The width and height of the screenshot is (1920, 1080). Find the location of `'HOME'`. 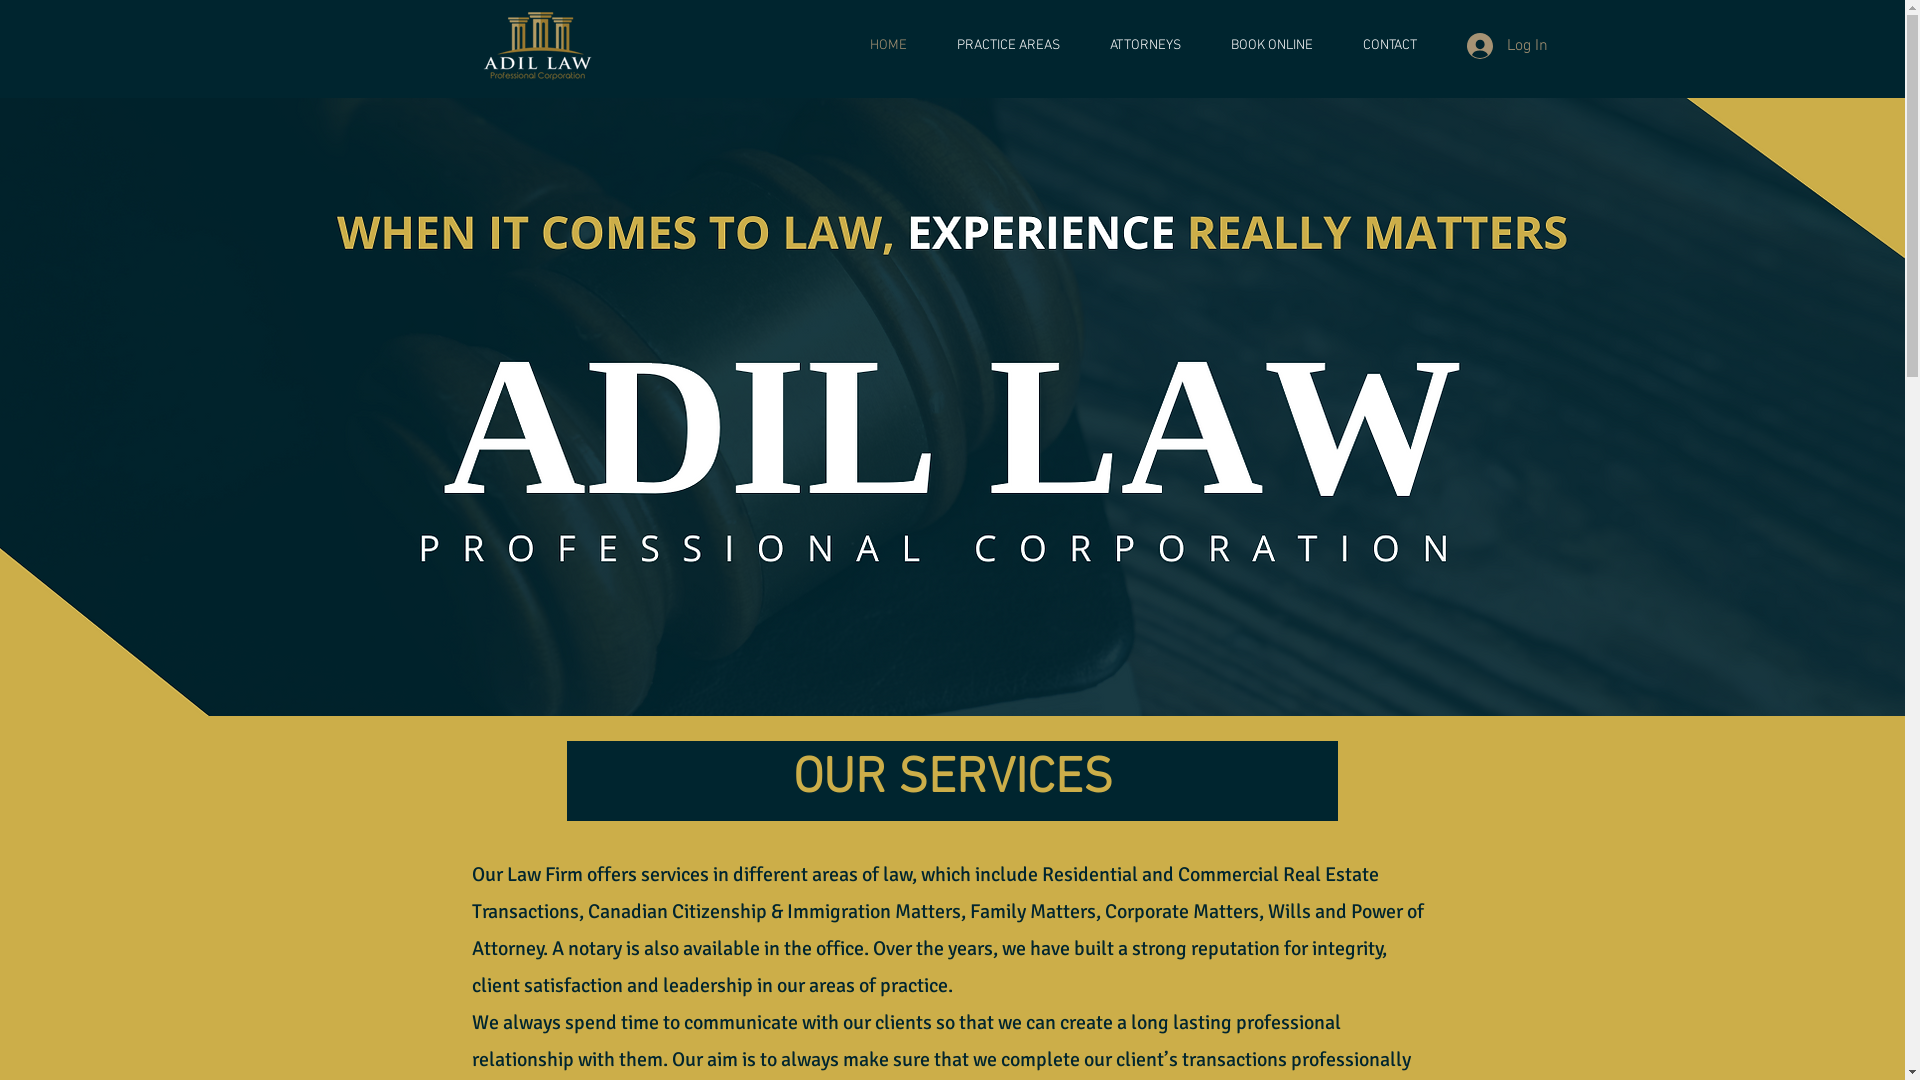

'HOME' is located at coordinates (886, 45).